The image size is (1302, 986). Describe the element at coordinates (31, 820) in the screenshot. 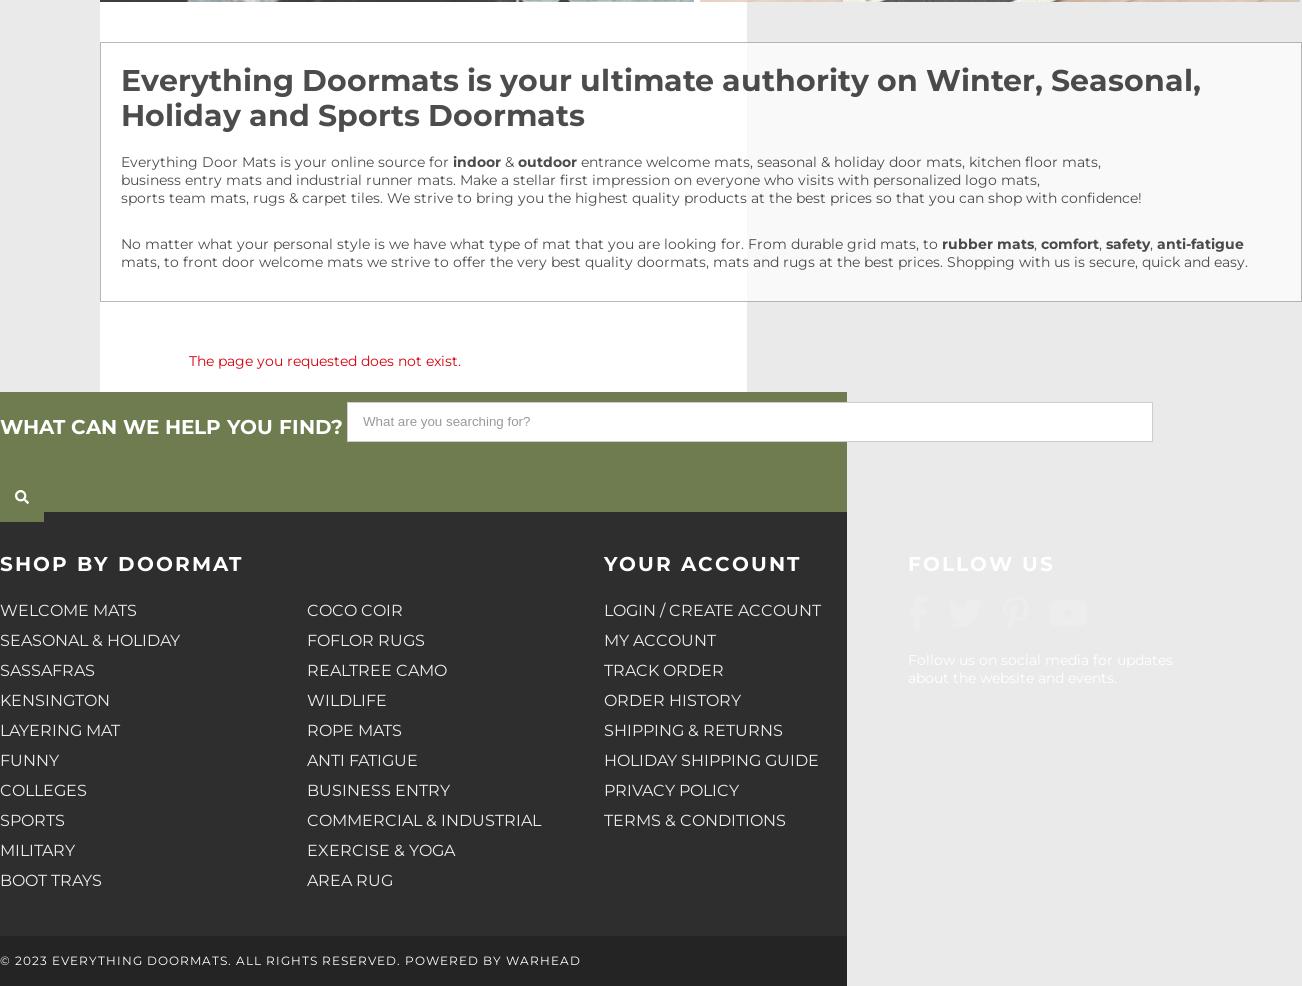

I see `'Sports'` at that location.